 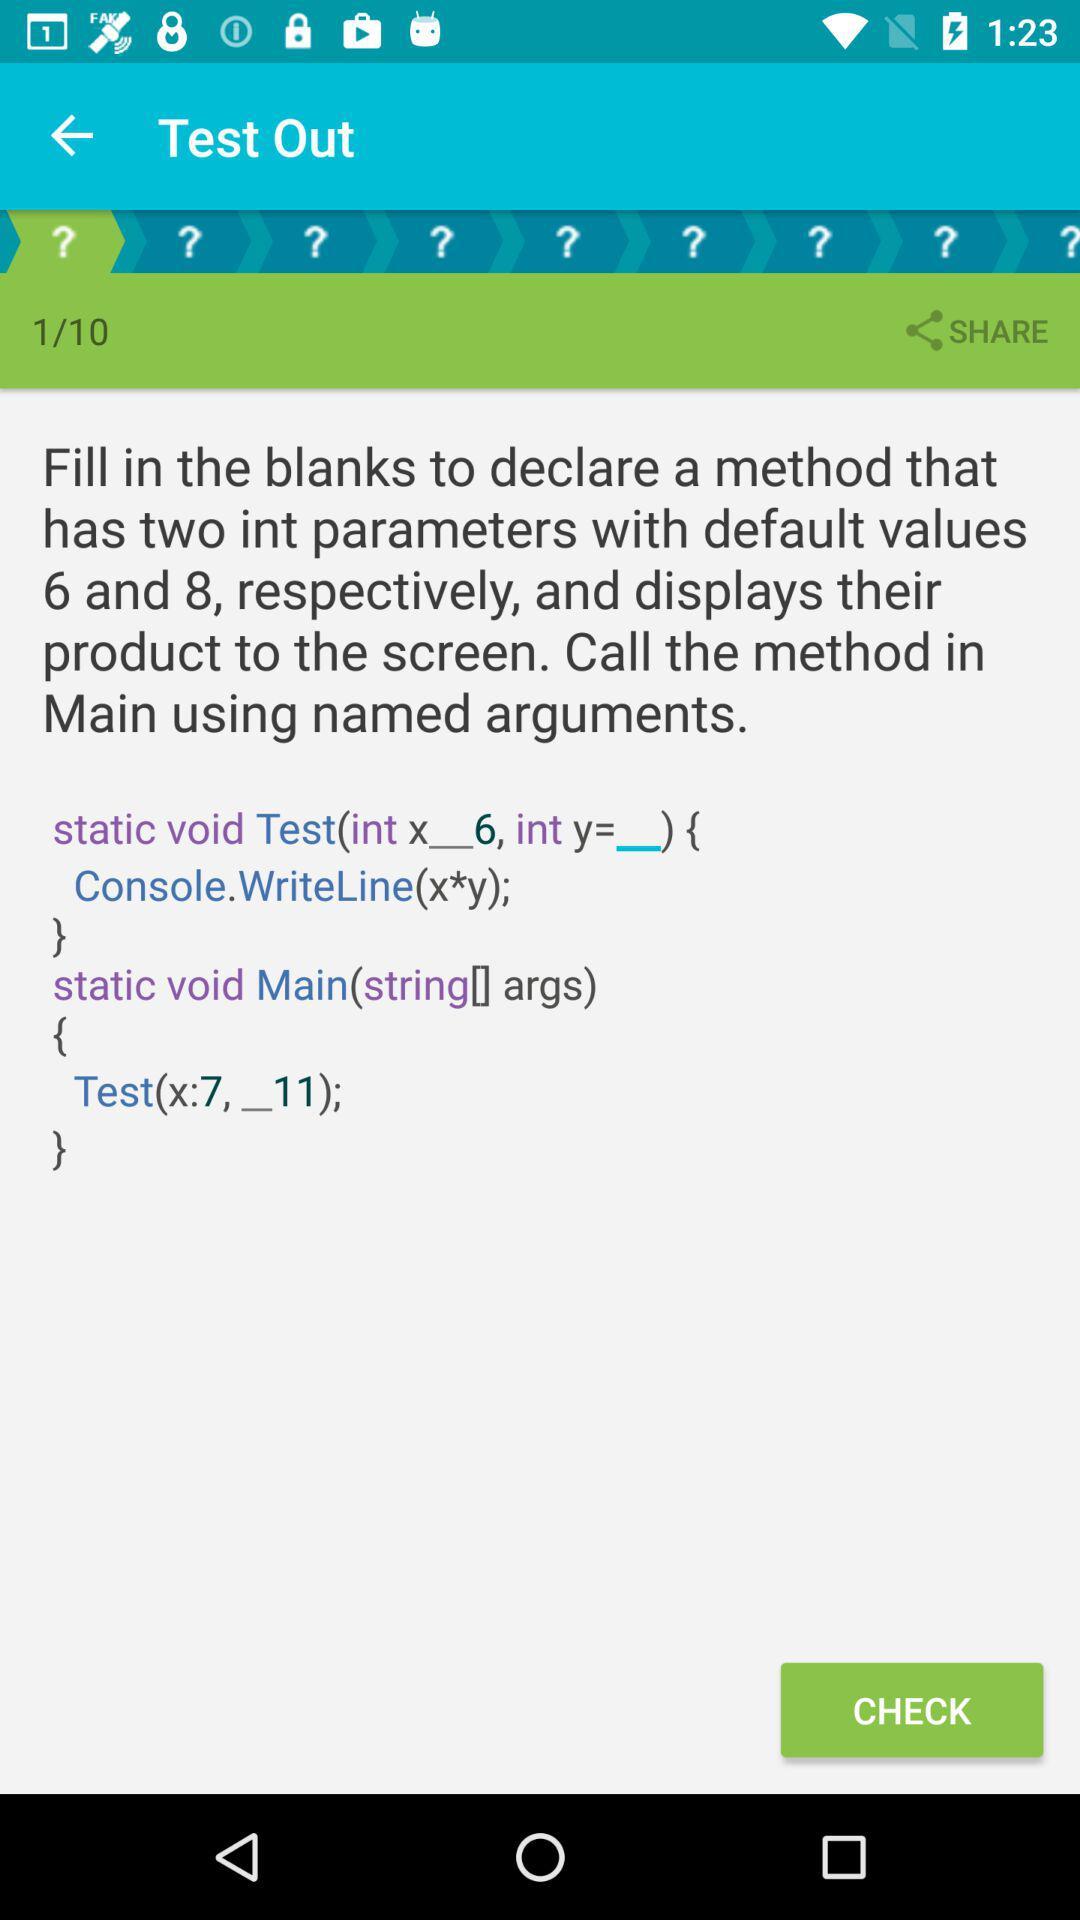 What do you see at coordinates (439, 240) in the screenshot?
I see `the help icon` at bounding box center [439, 240].